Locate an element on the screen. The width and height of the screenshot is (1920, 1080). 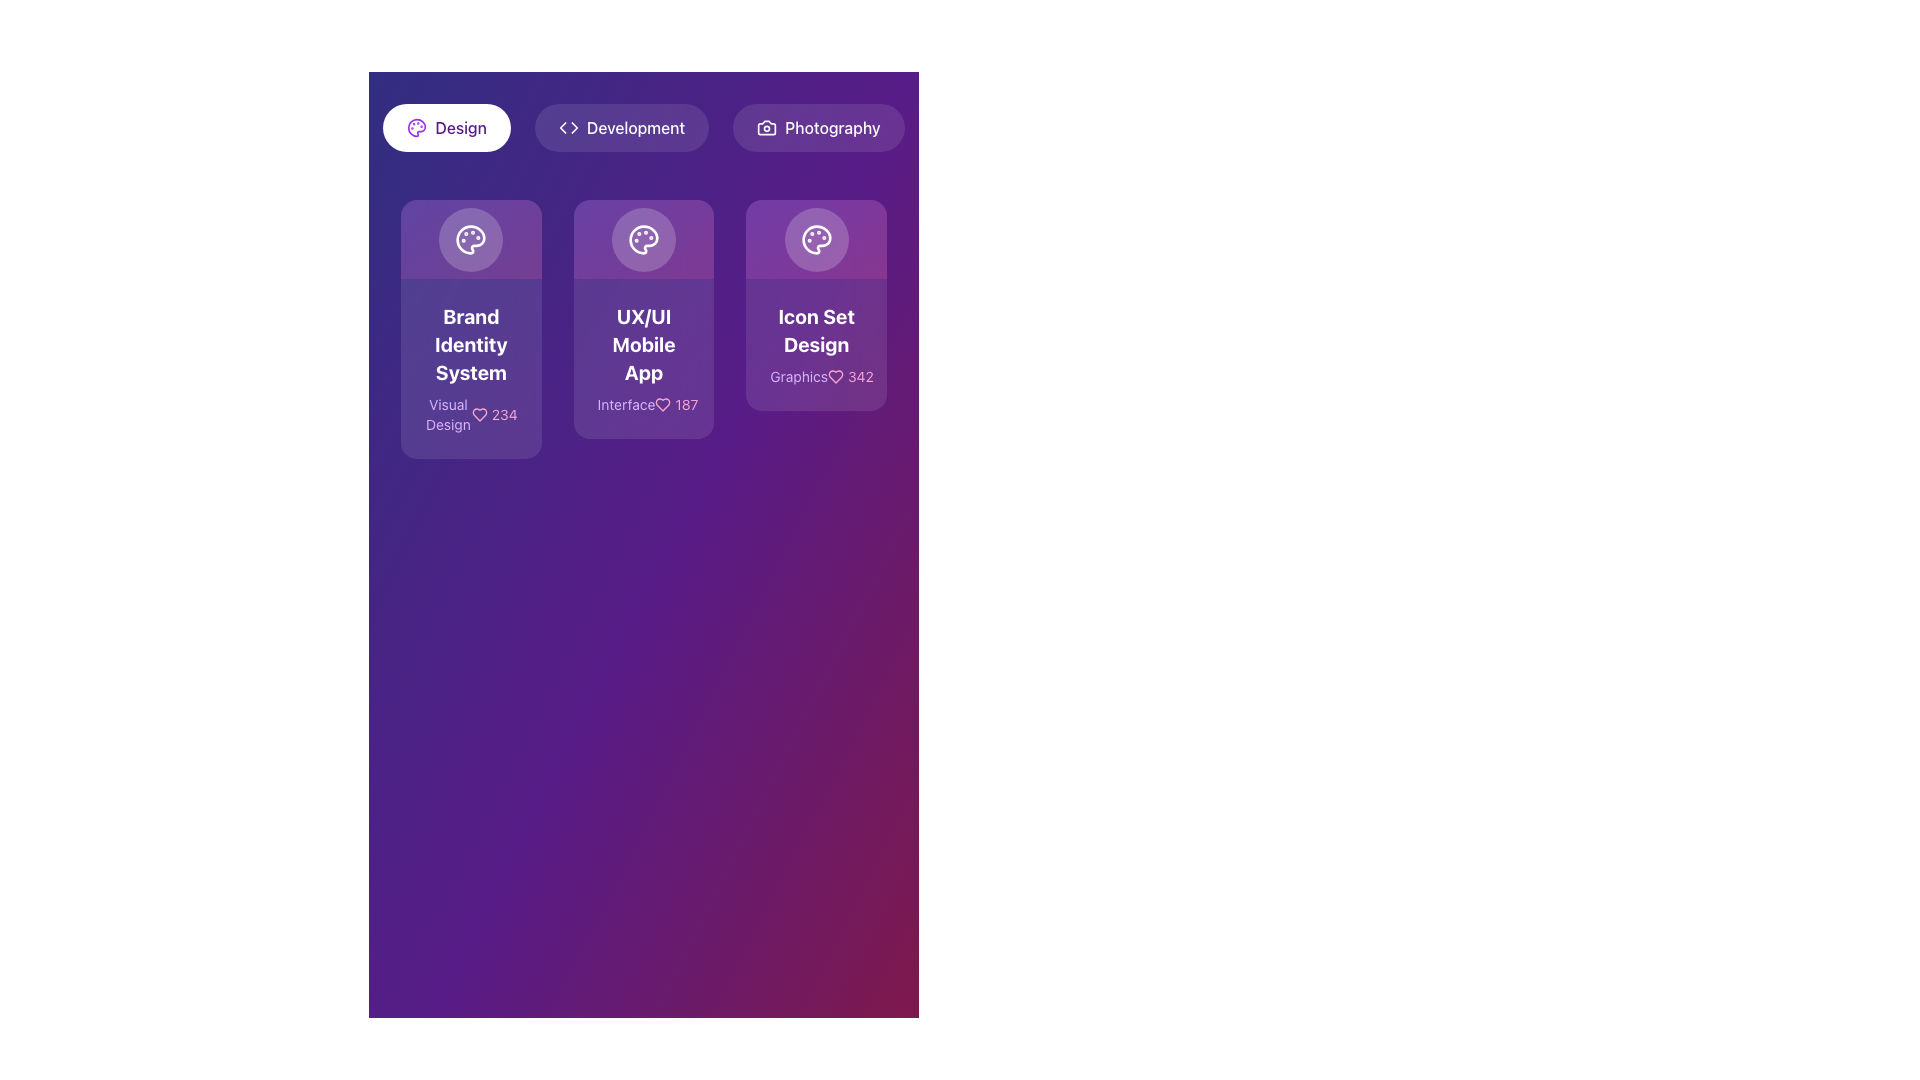
the heart-shaped icon with an outlined pink design that represents a 'like' symbol, located within the 'Brand Identity System' card and adjacent to the number '234' is located at coordinates (478, 414).